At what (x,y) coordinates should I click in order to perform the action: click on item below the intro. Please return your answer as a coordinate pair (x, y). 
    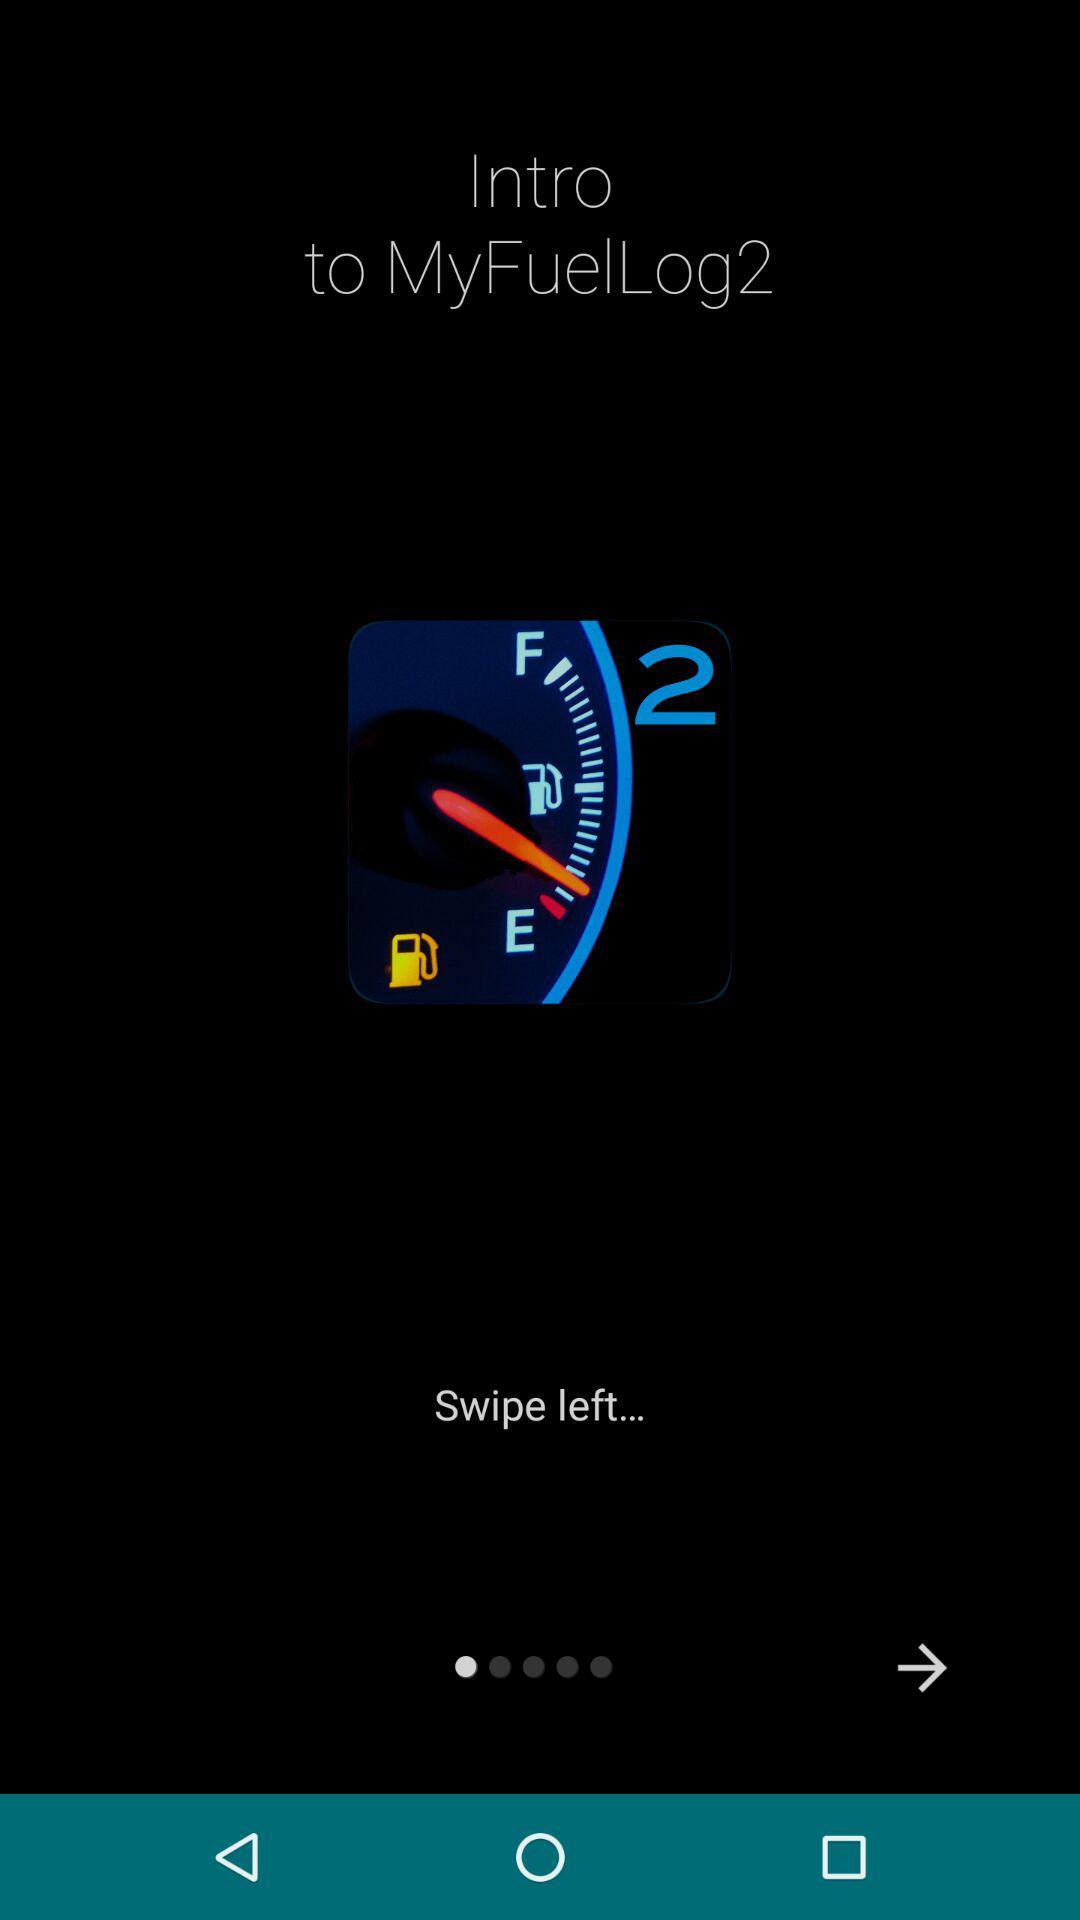
    Looking at the image, I should click on (922, 1668).